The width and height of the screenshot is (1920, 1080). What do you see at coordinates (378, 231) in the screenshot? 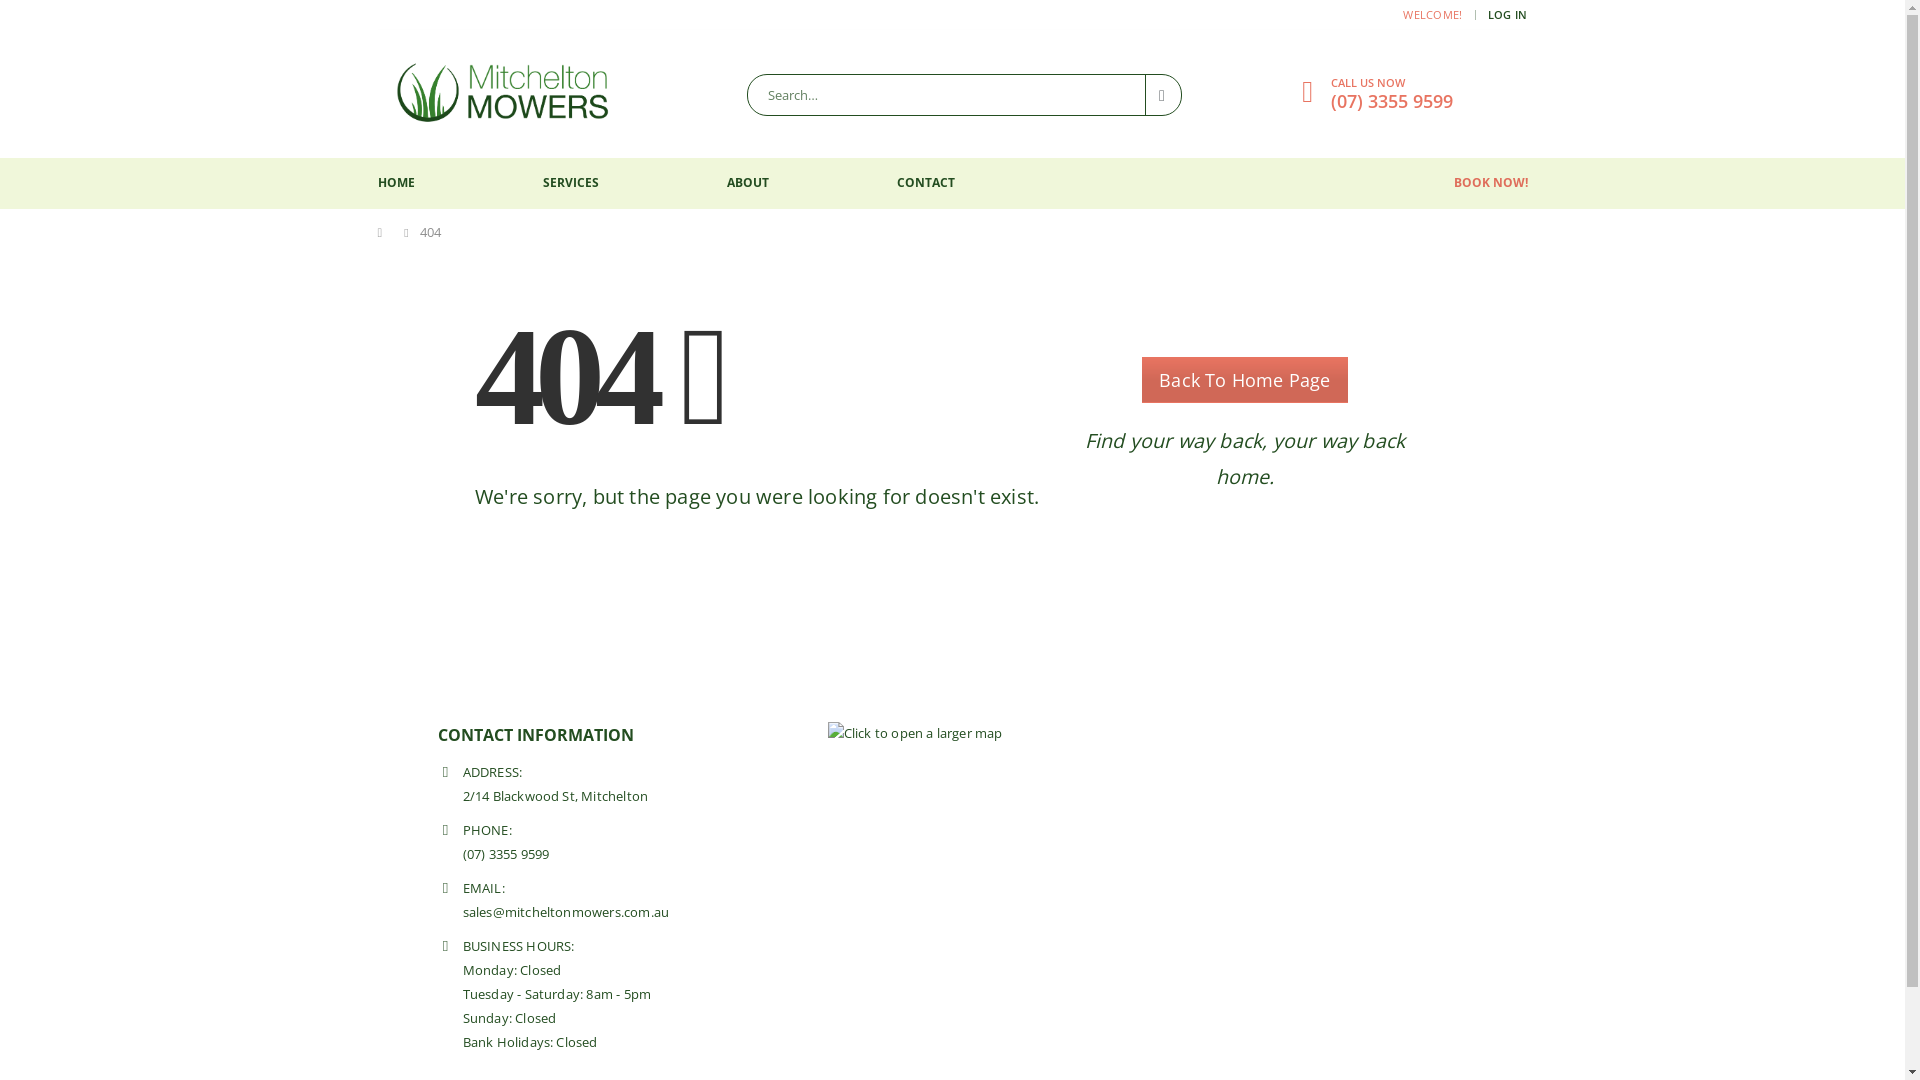
I see `'Go to Home Page'` at bounding box center [378, 231].